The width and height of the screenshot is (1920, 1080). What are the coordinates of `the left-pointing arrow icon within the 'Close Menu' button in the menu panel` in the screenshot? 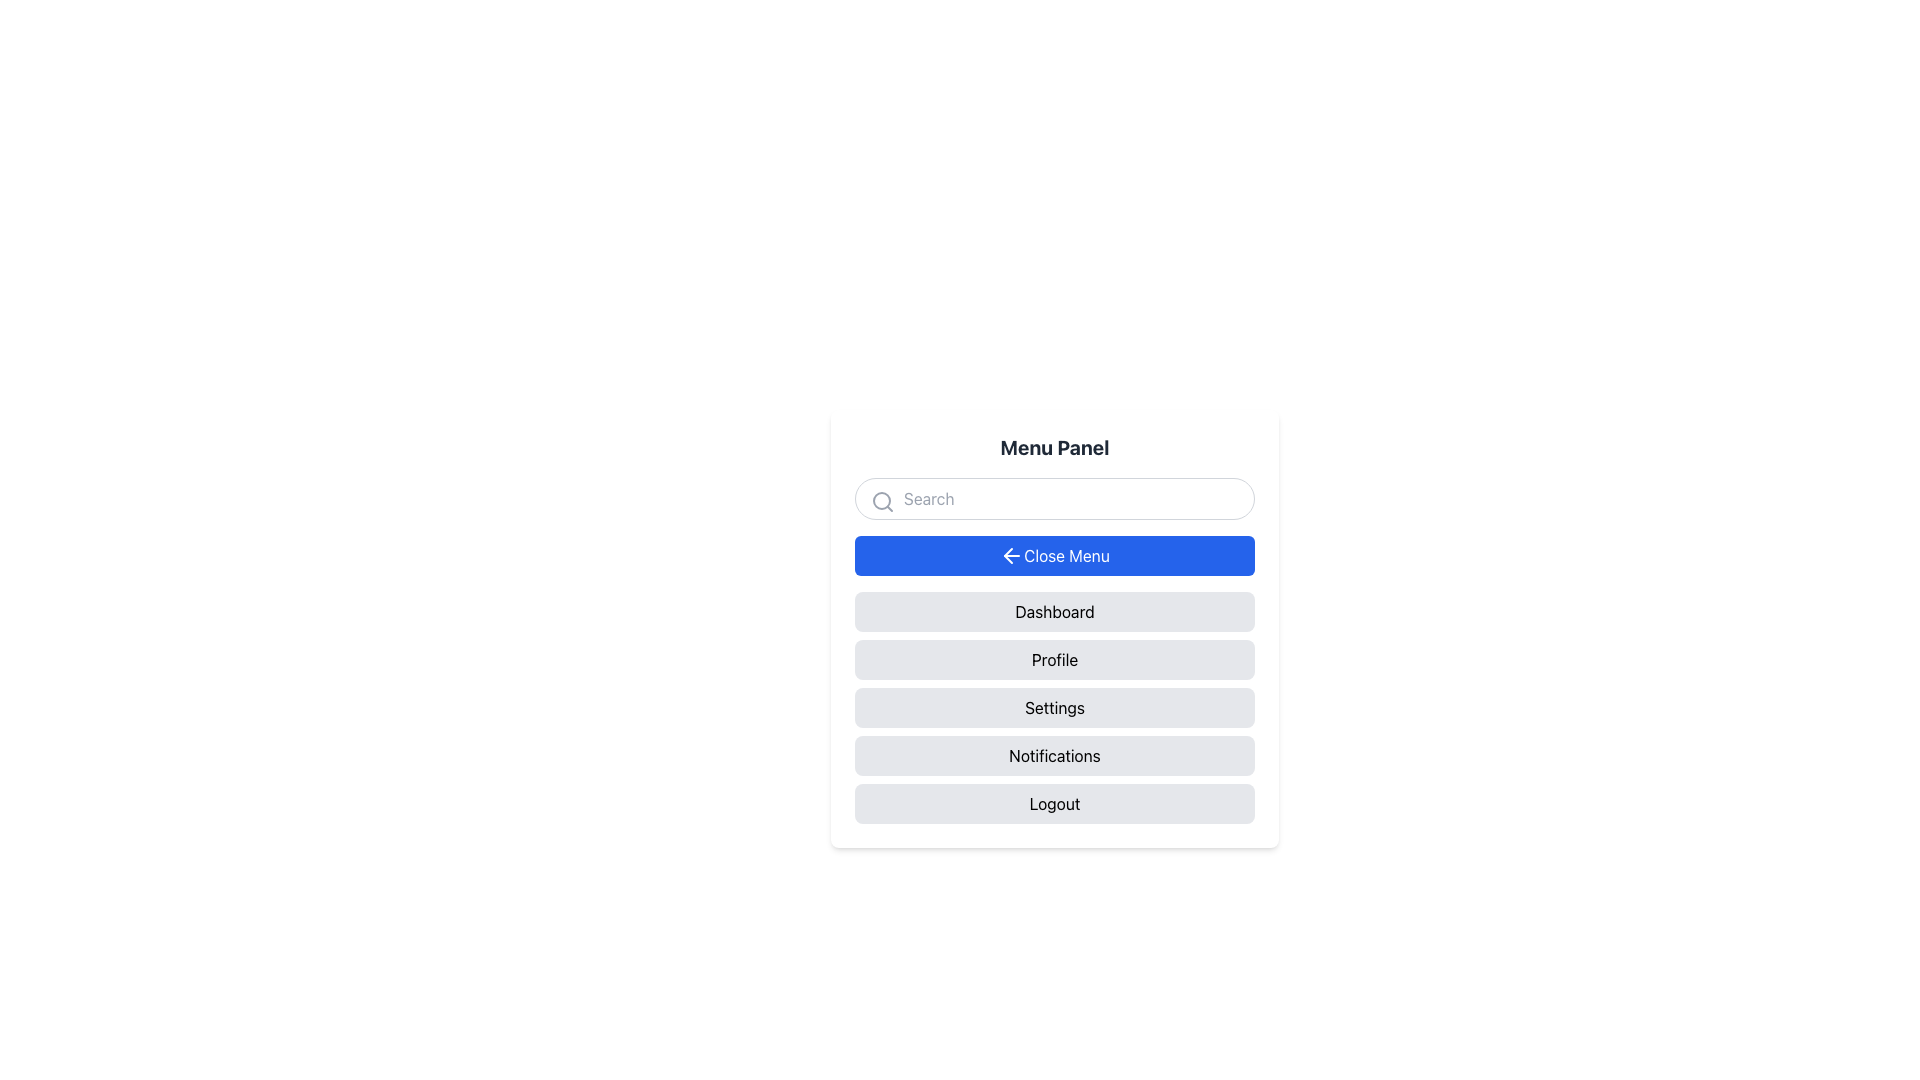 It's located at (1008, 555).